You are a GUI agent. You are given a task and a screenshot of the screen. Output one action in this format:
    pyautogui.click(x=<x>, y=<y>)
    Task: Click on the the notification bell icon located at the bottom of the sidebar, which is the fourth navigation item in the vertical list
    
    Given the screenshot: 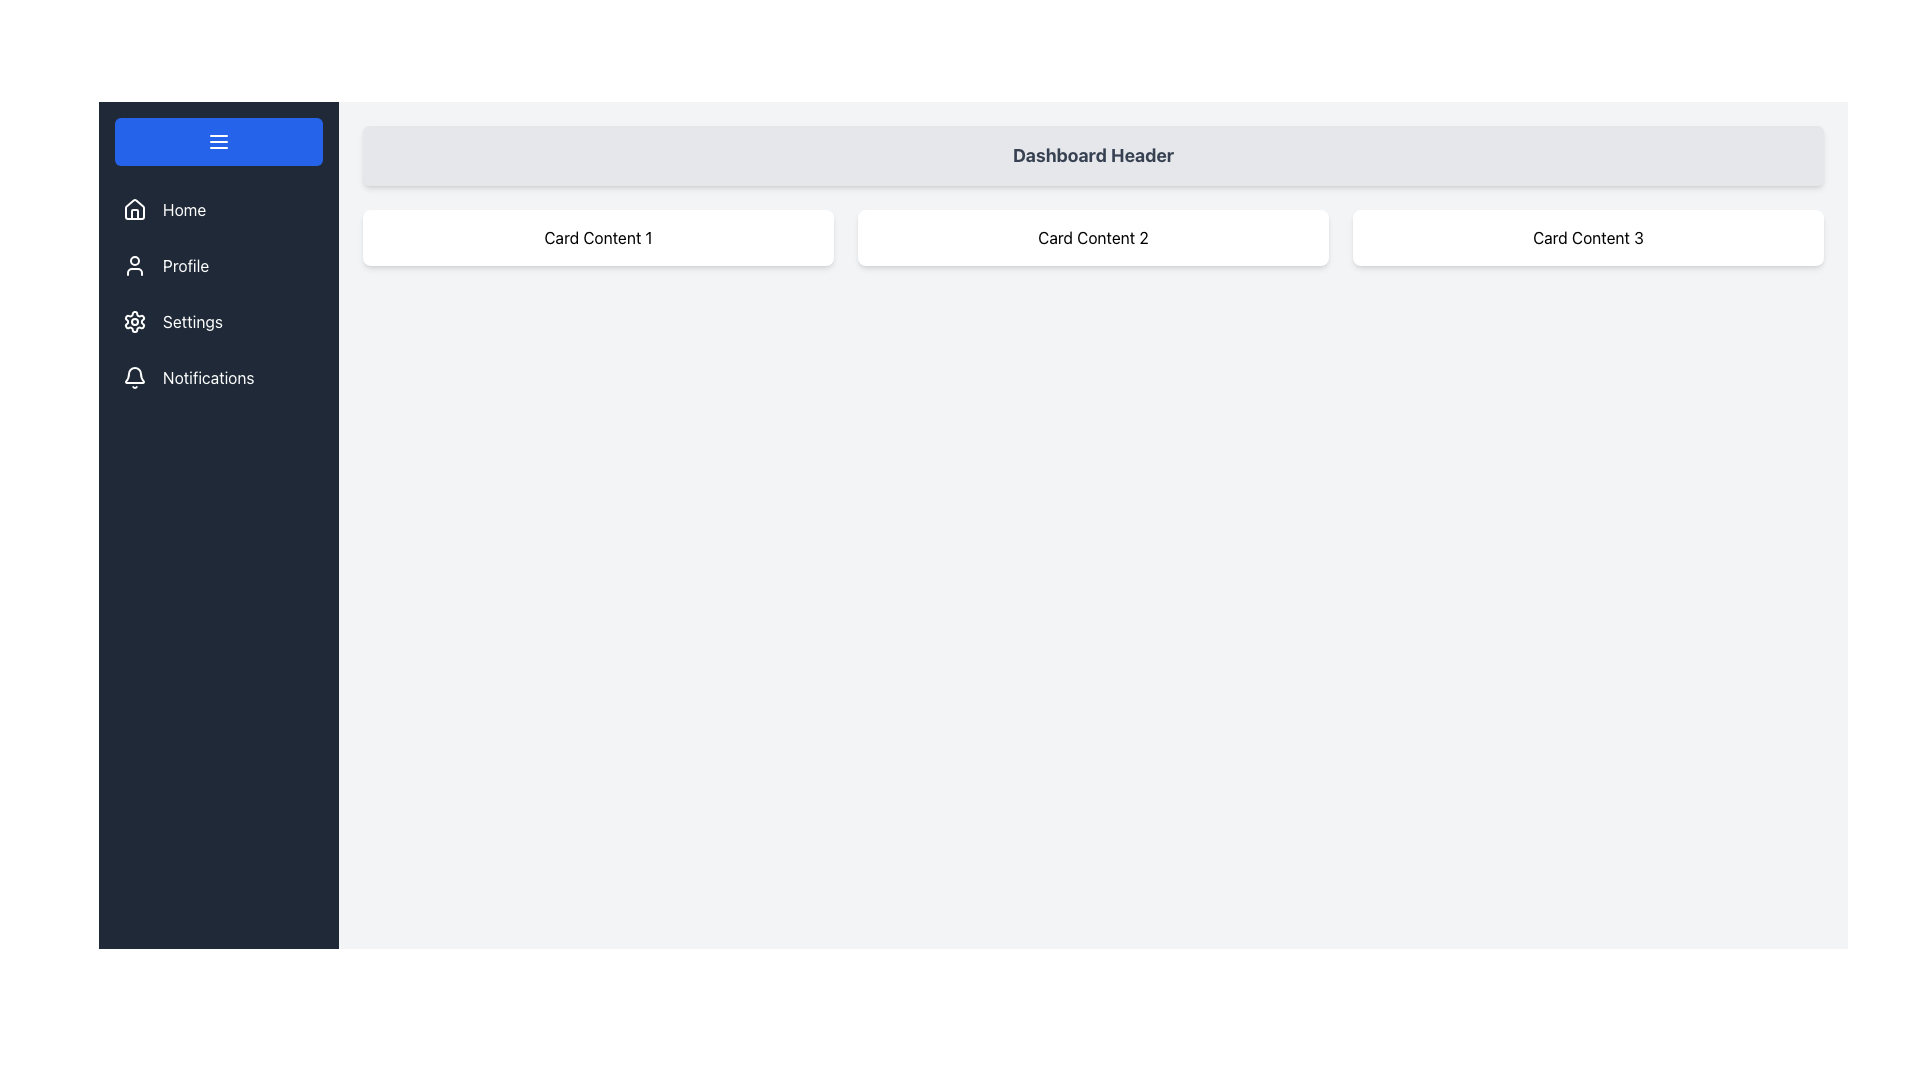 What is the action you would take?
    pyautogui.click(x=133, y=375)
    